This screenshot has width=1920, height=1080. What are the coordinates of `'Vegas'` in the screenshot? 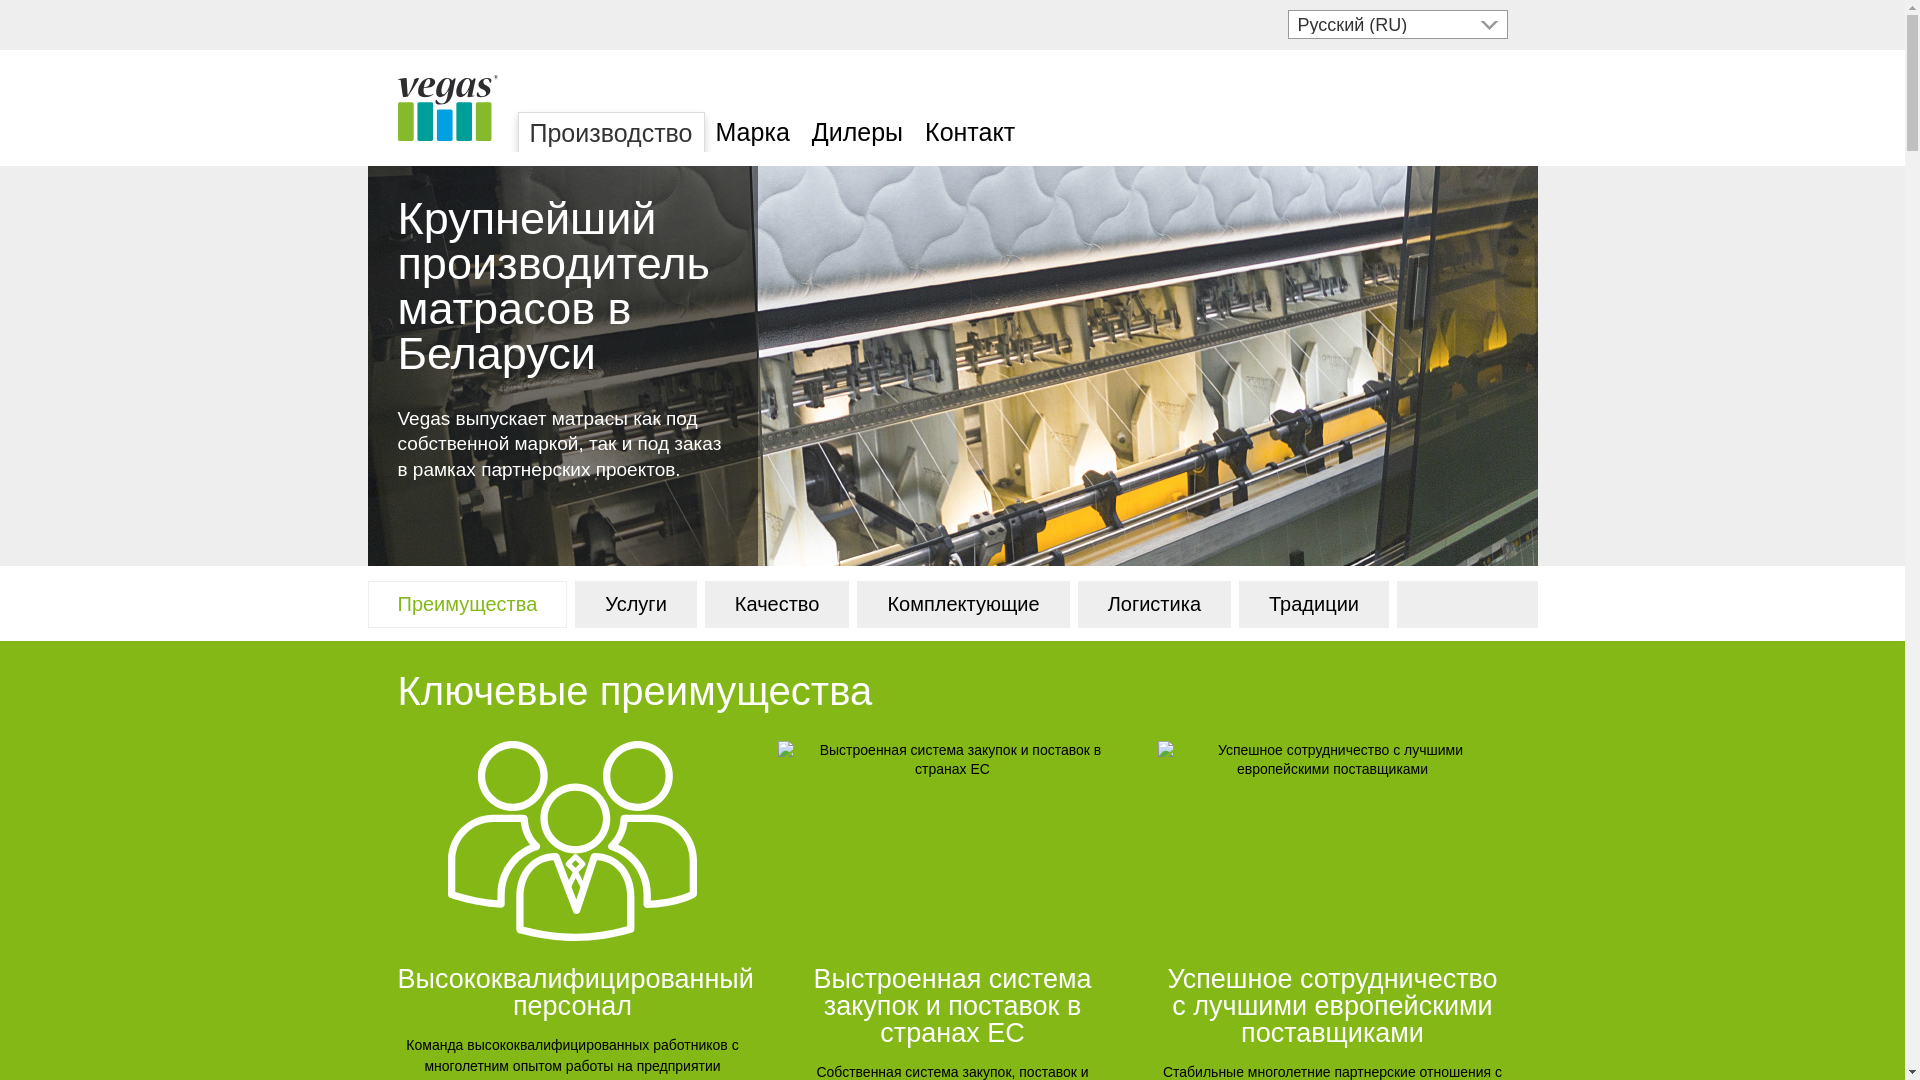 It's located at (446, 108).